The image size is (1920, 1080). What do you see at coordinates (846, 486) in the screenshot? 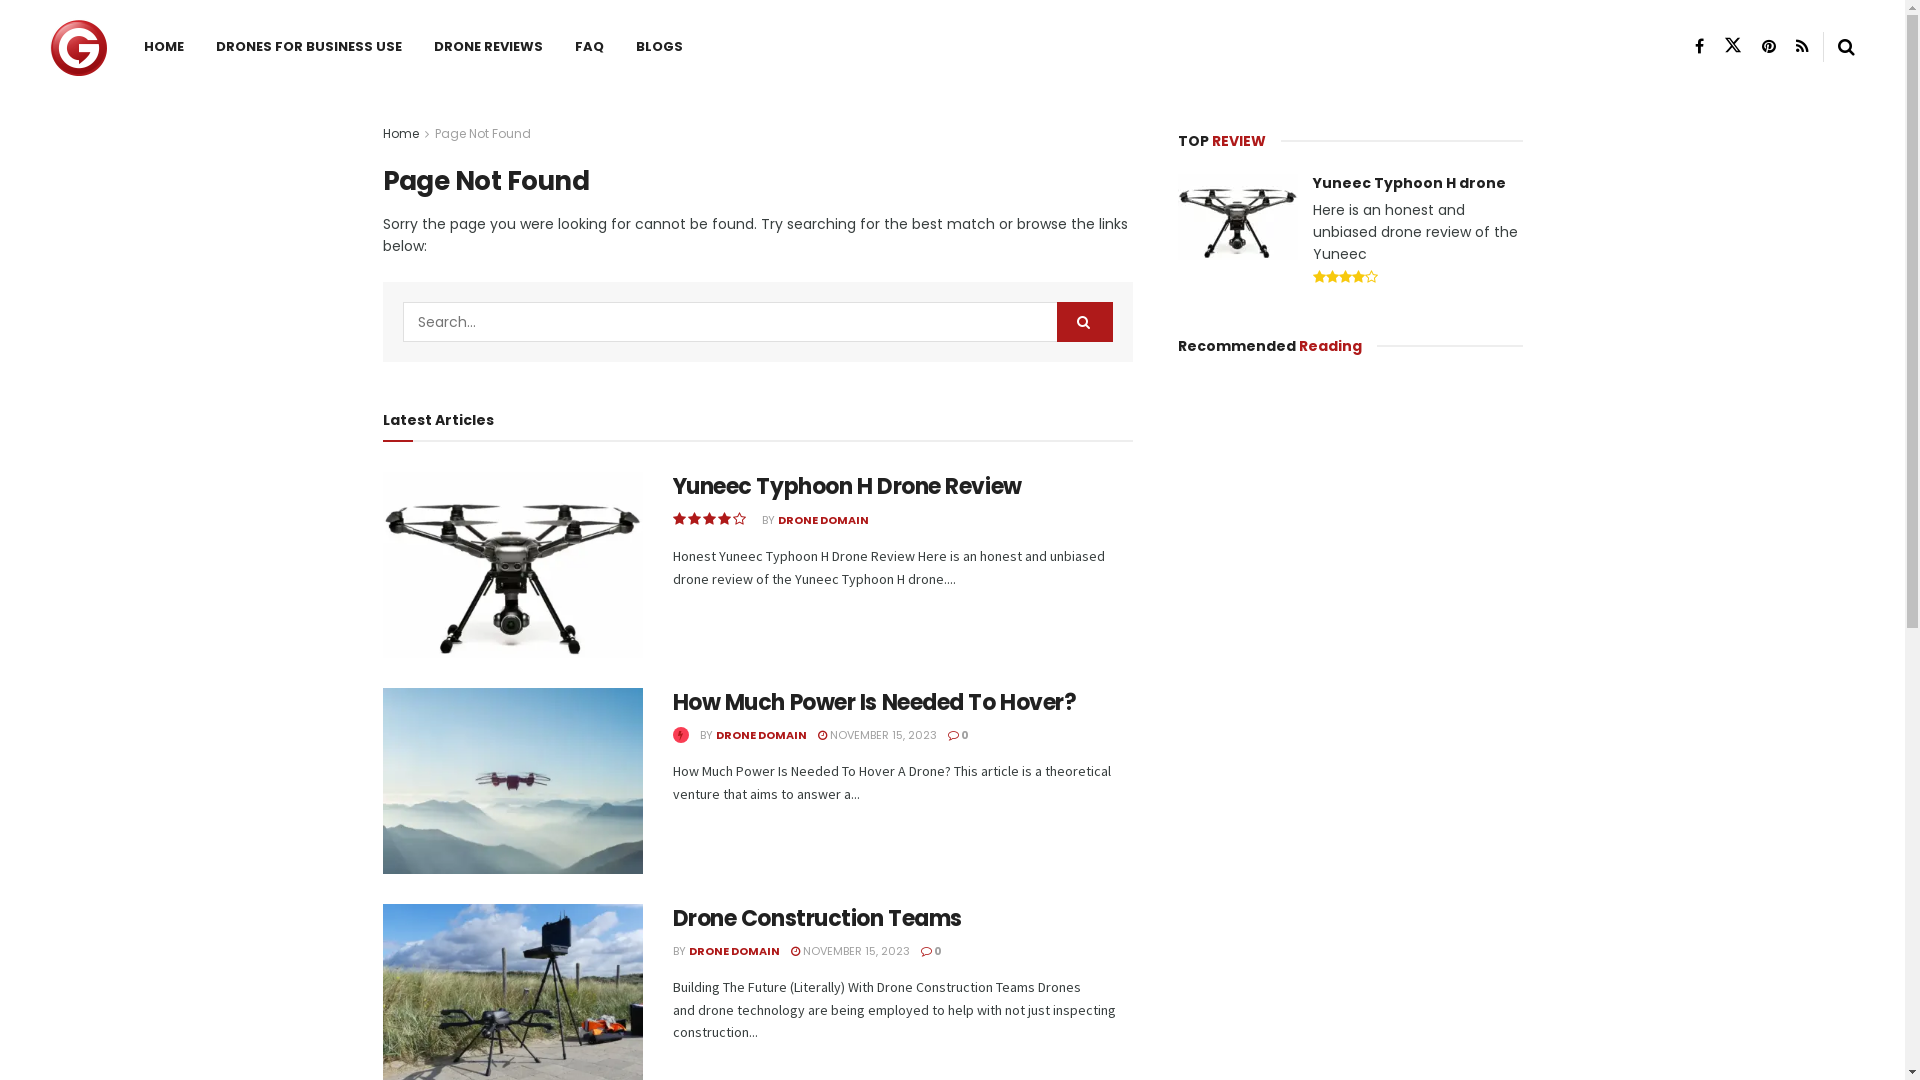
I see `'Yuneec Typhoon H Drone Review'` at bounding box center [846, 486].